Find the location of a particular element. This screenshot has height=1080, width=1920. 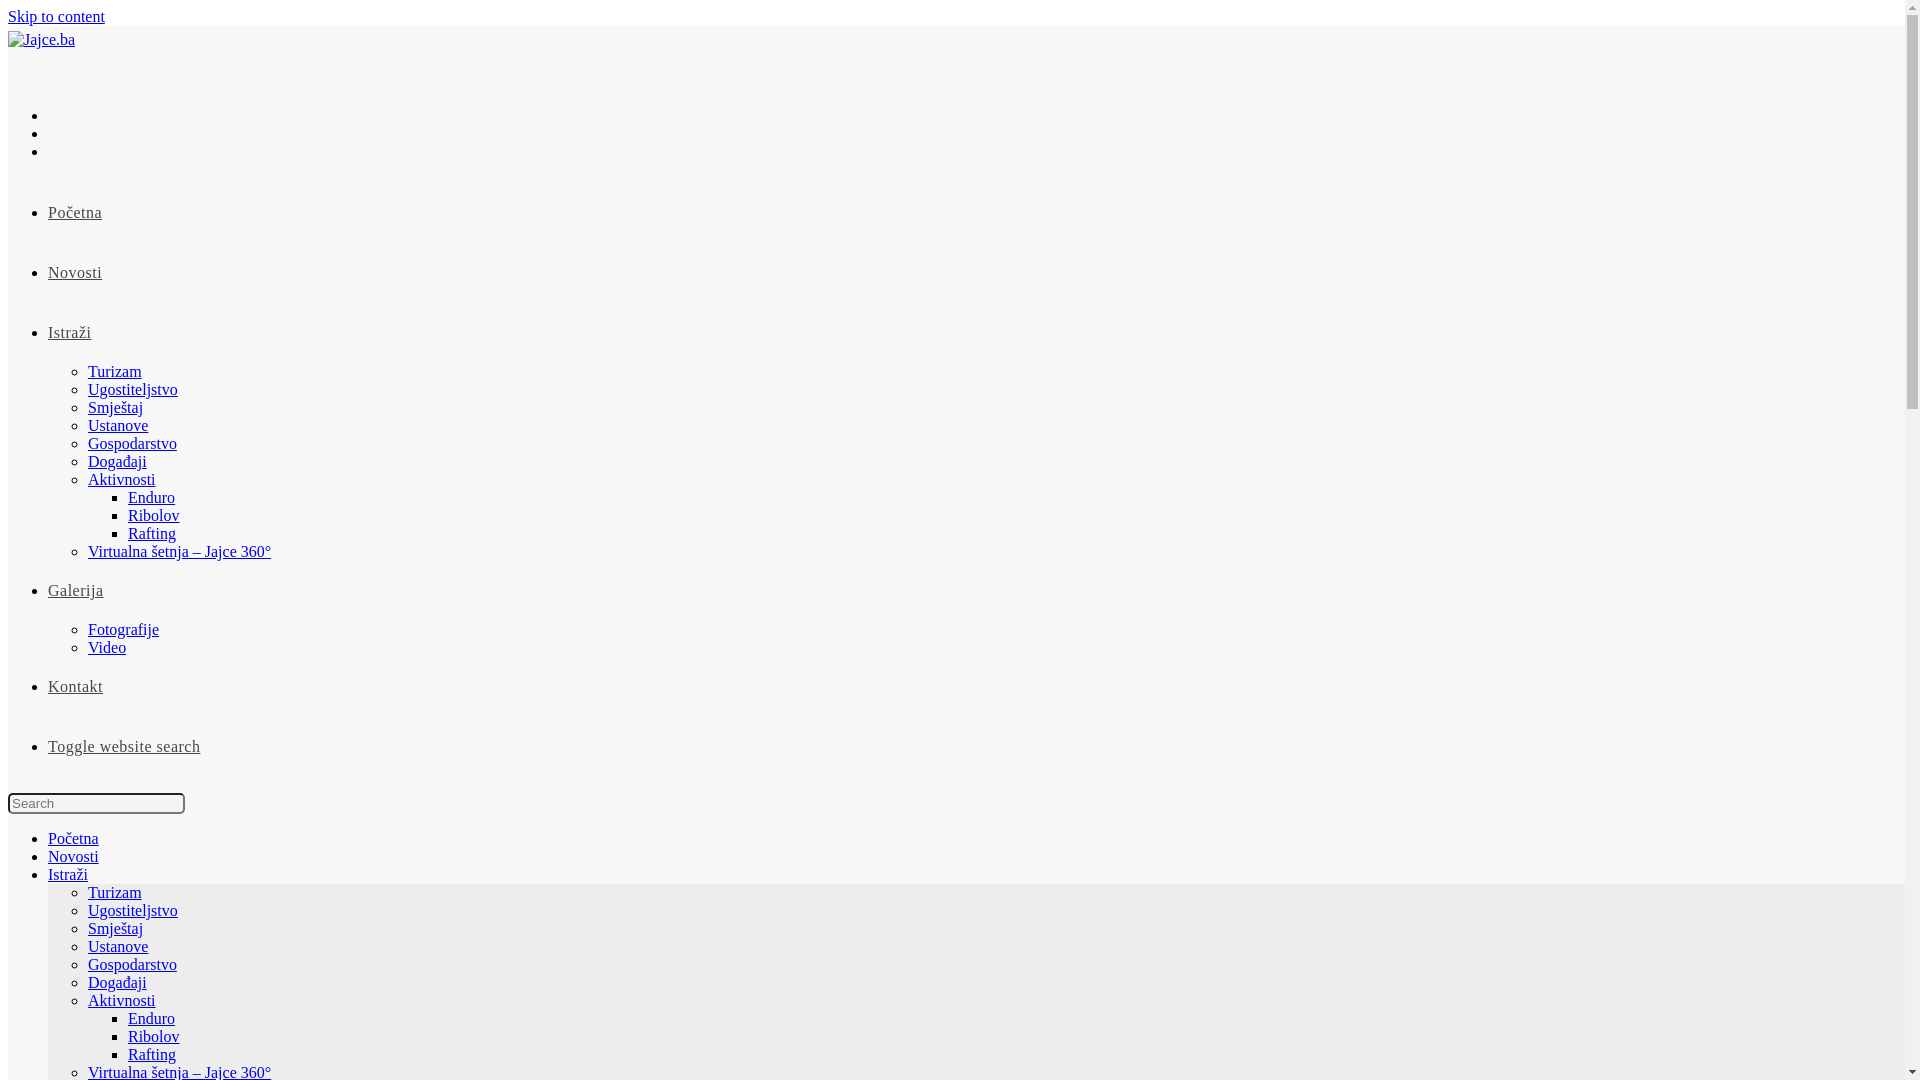

'Novosti' is located at coordinates (75, 272).